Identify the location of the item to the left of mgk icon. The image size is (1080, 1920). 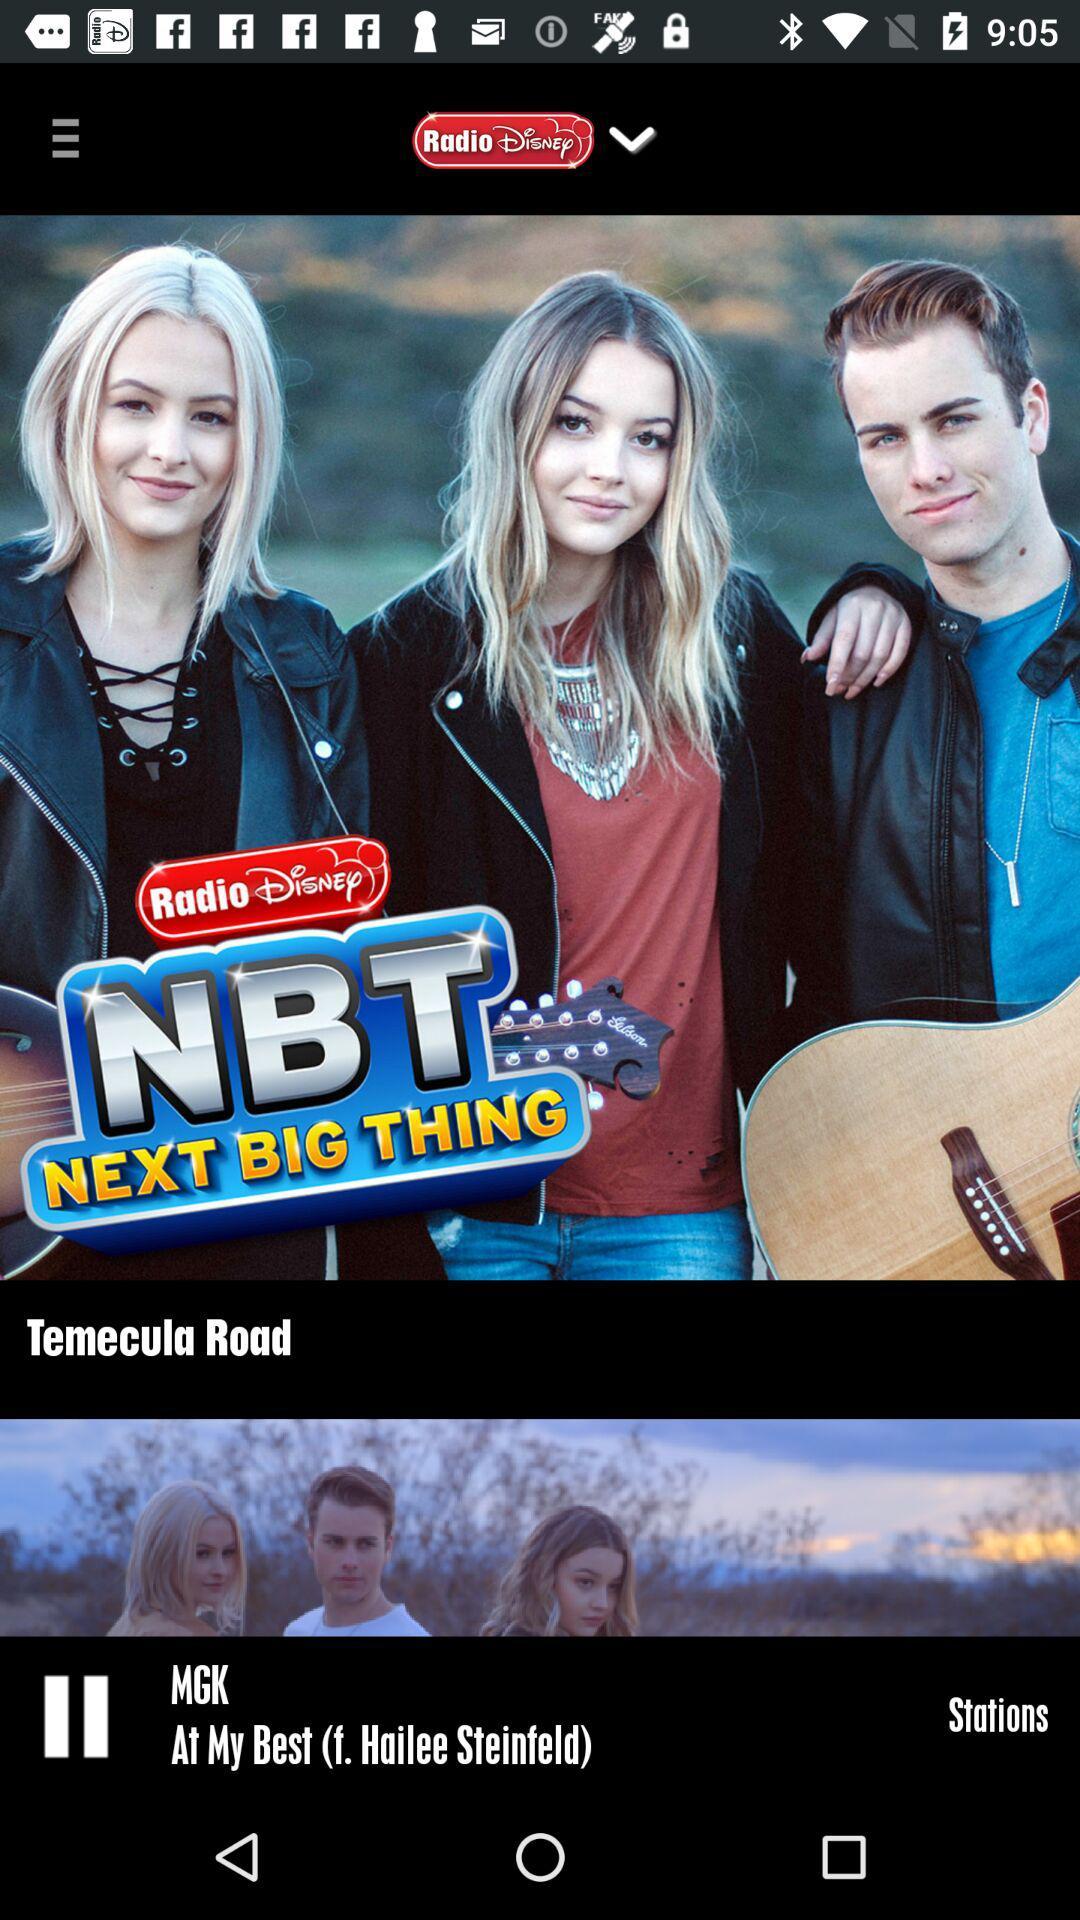
(77, 1714).